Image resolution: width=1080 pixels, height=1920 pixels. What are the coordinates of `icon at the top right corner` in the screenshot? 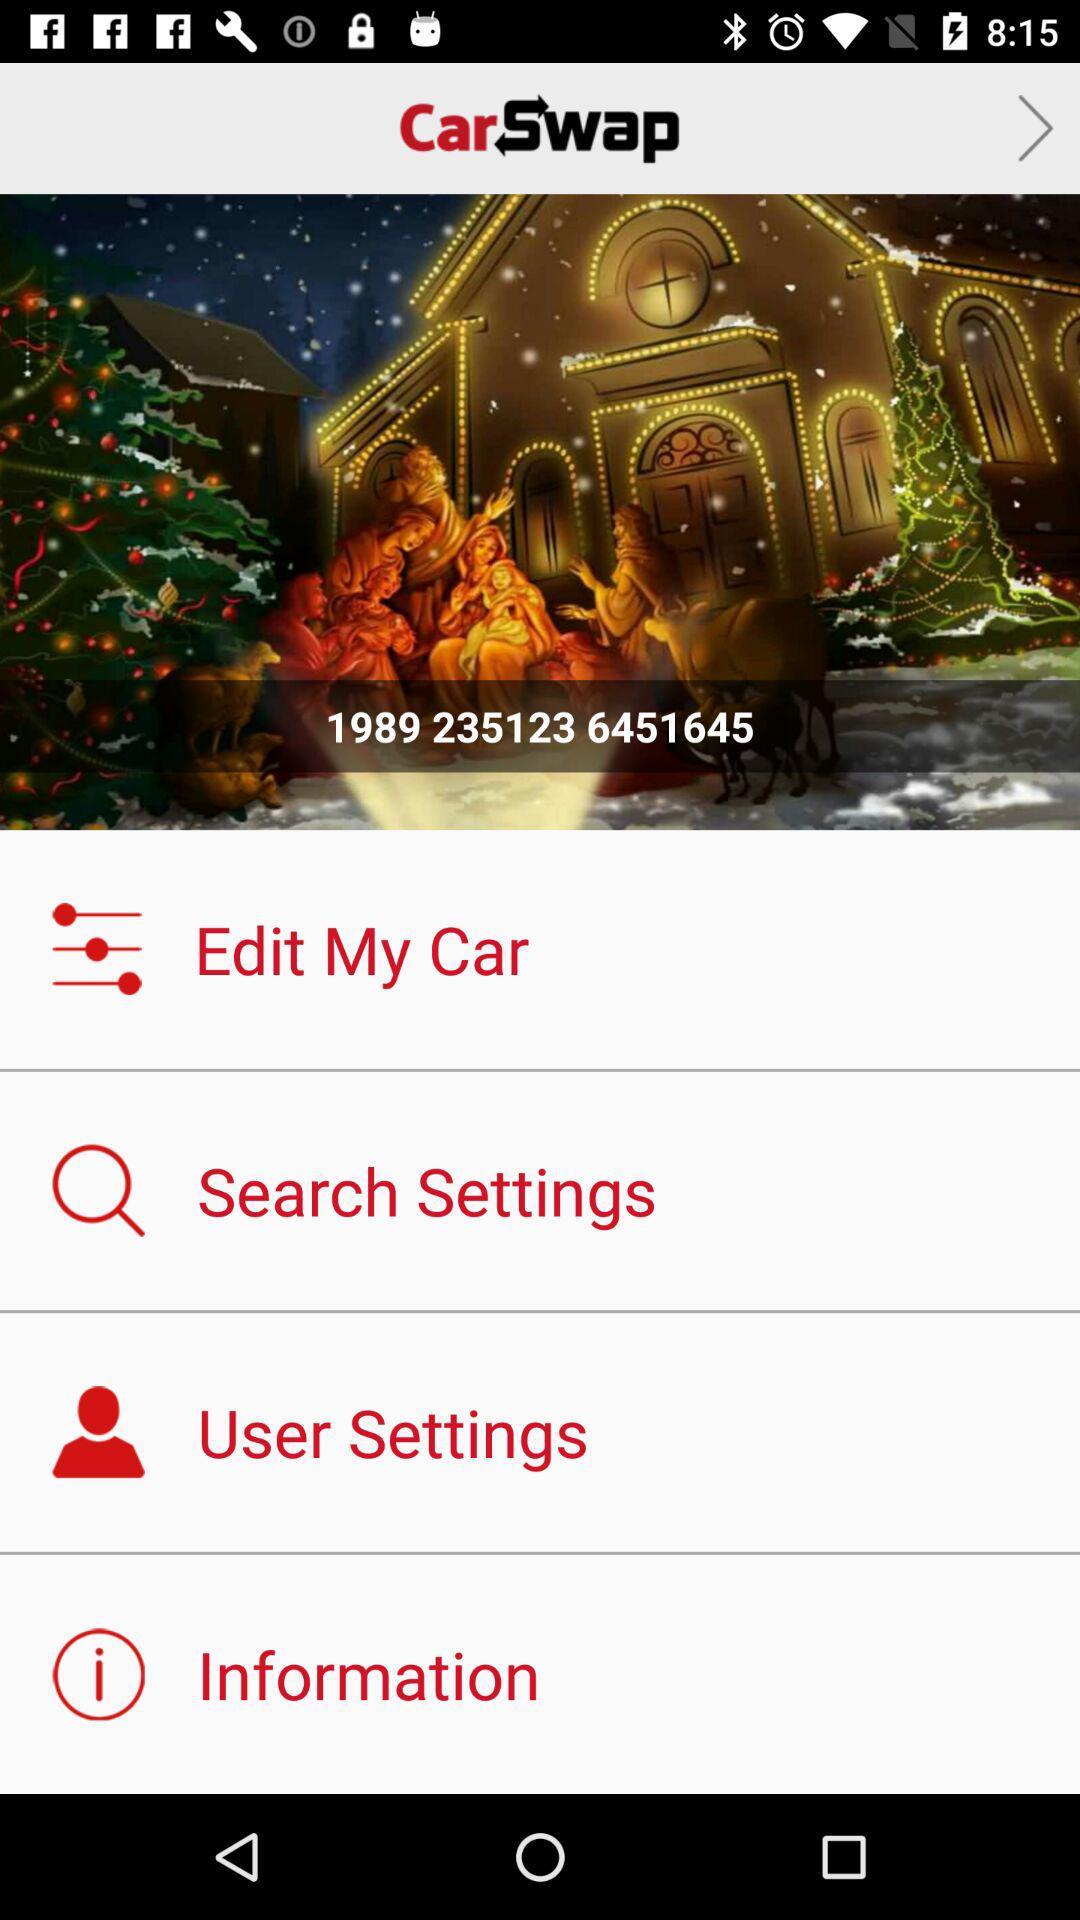 It's located at (1035, 127).